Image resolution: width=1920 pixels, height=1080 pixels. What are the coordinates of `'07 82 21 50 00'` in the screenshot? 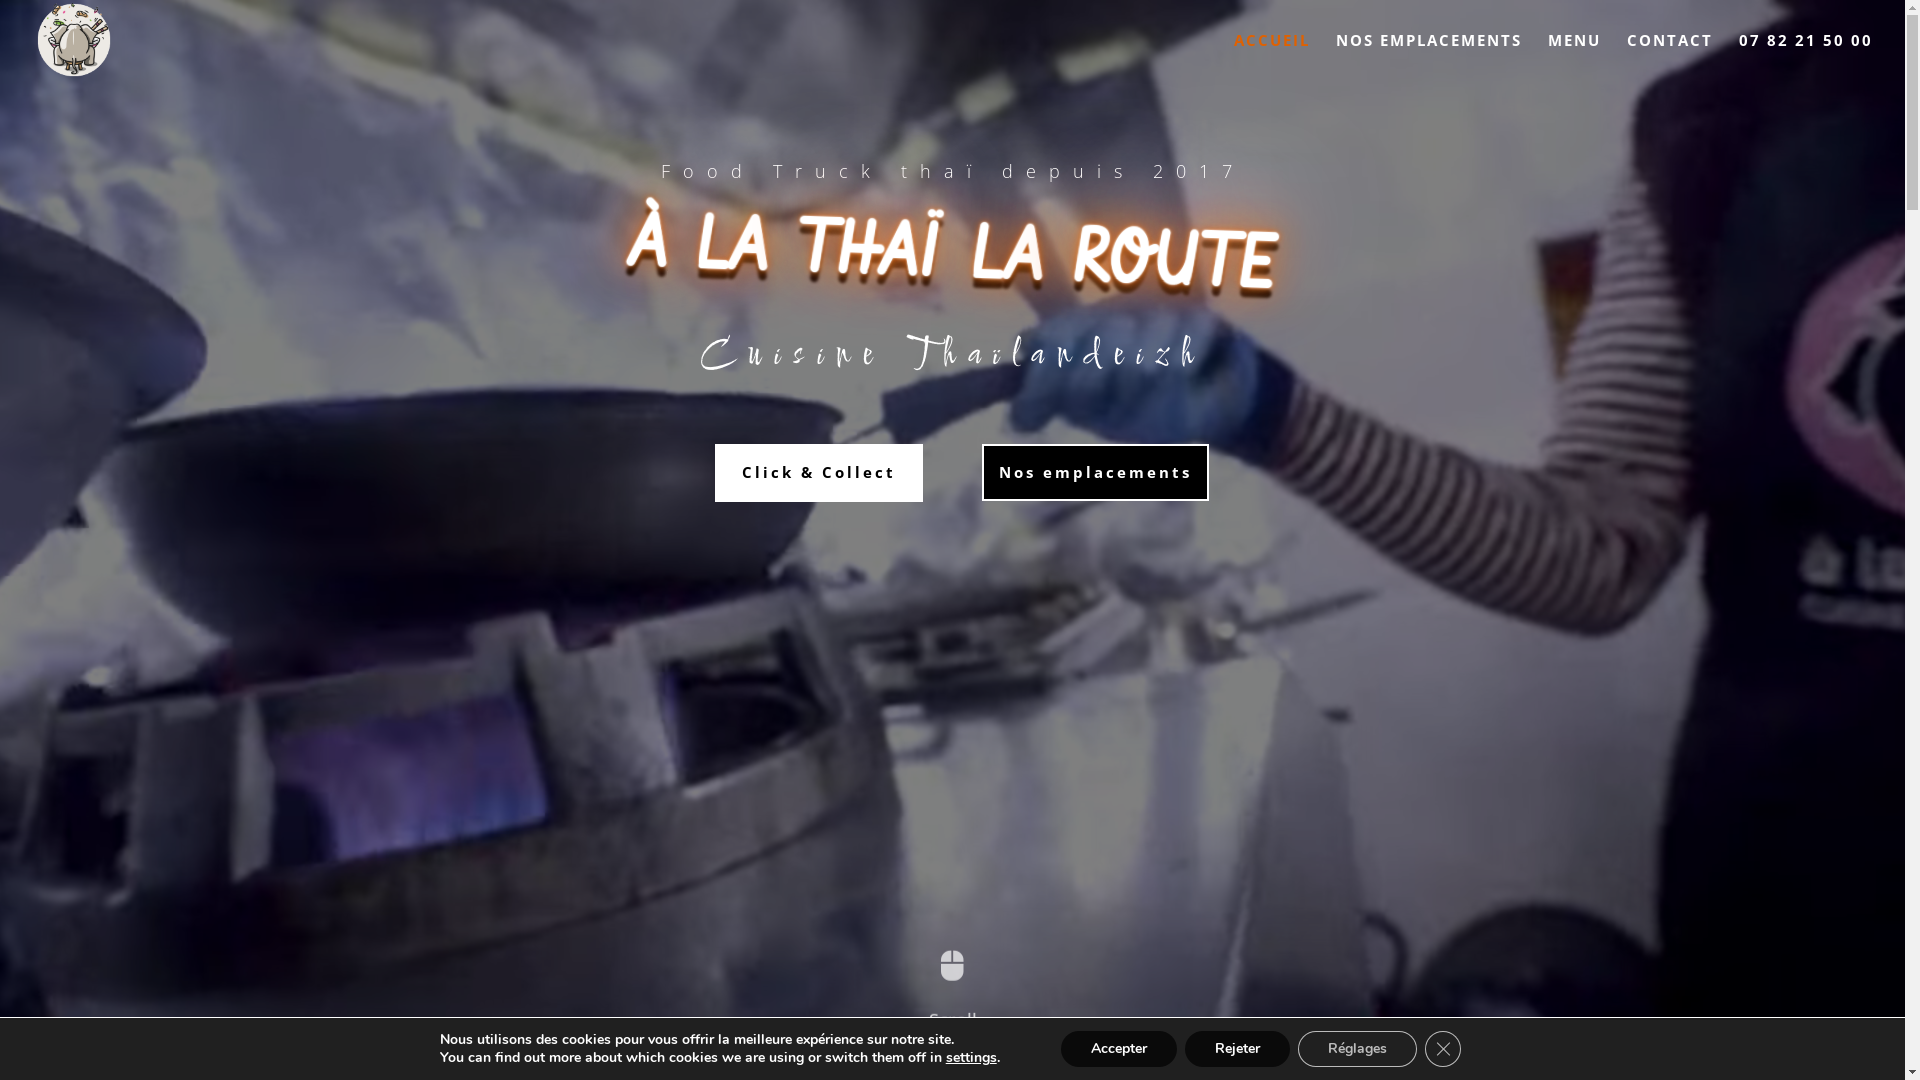 It's located at (1737, 55).